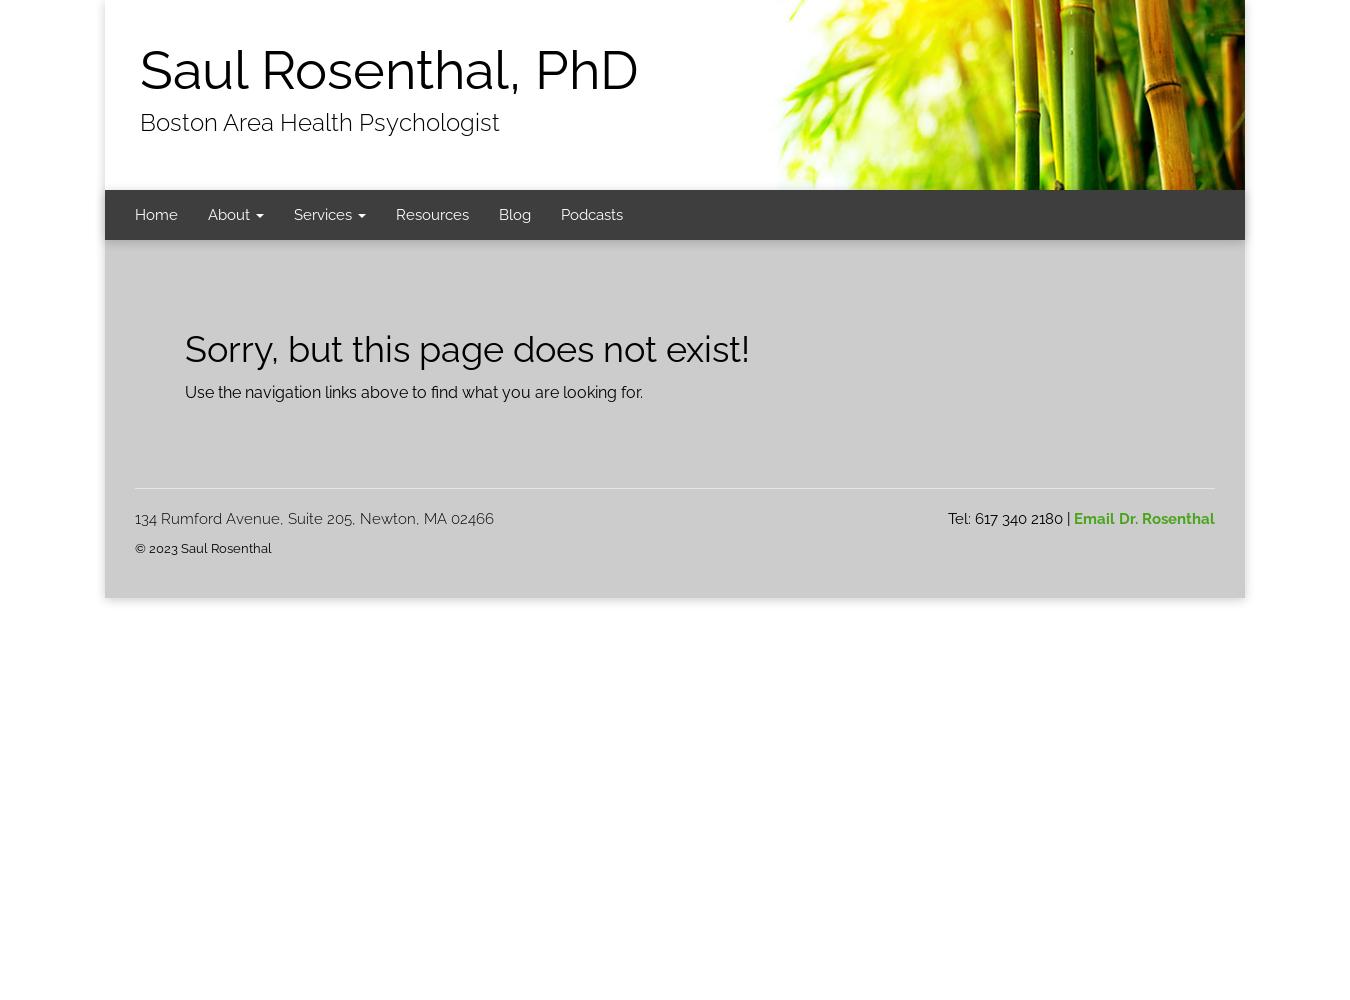 This screenshot has height=1000, width=1350. I want to click on 'Services', so click(293, 214).